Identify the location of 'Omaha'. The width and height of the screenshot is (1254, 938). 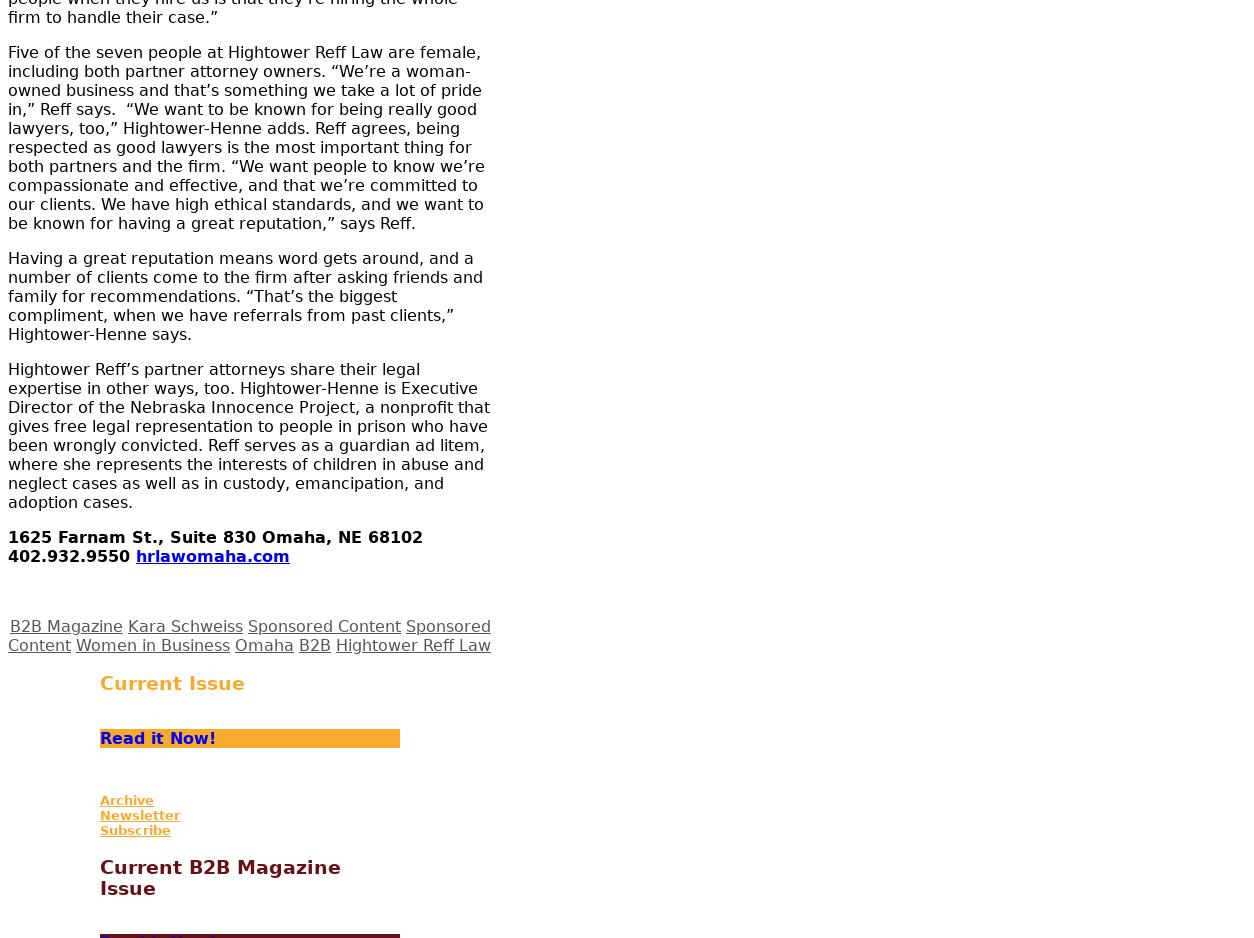
(264, 643).